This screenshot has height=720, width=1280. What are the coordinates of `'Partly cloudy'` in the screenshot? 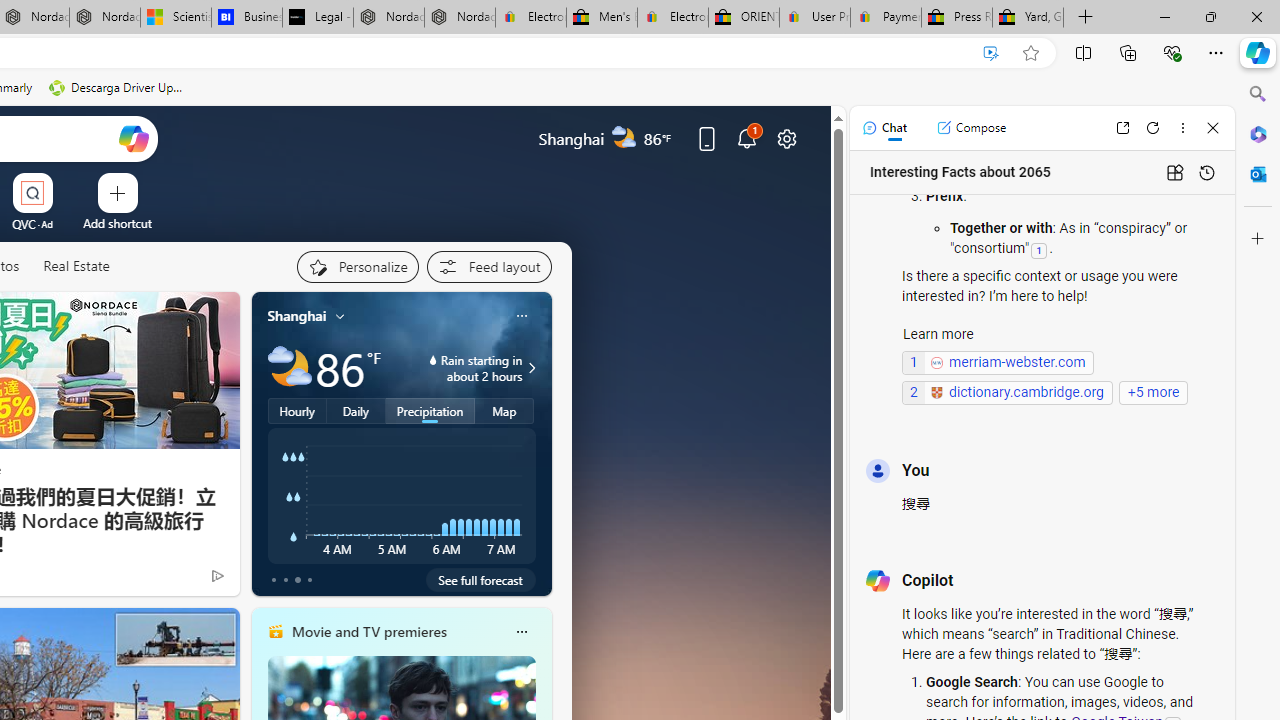 It's located at (288, 368).